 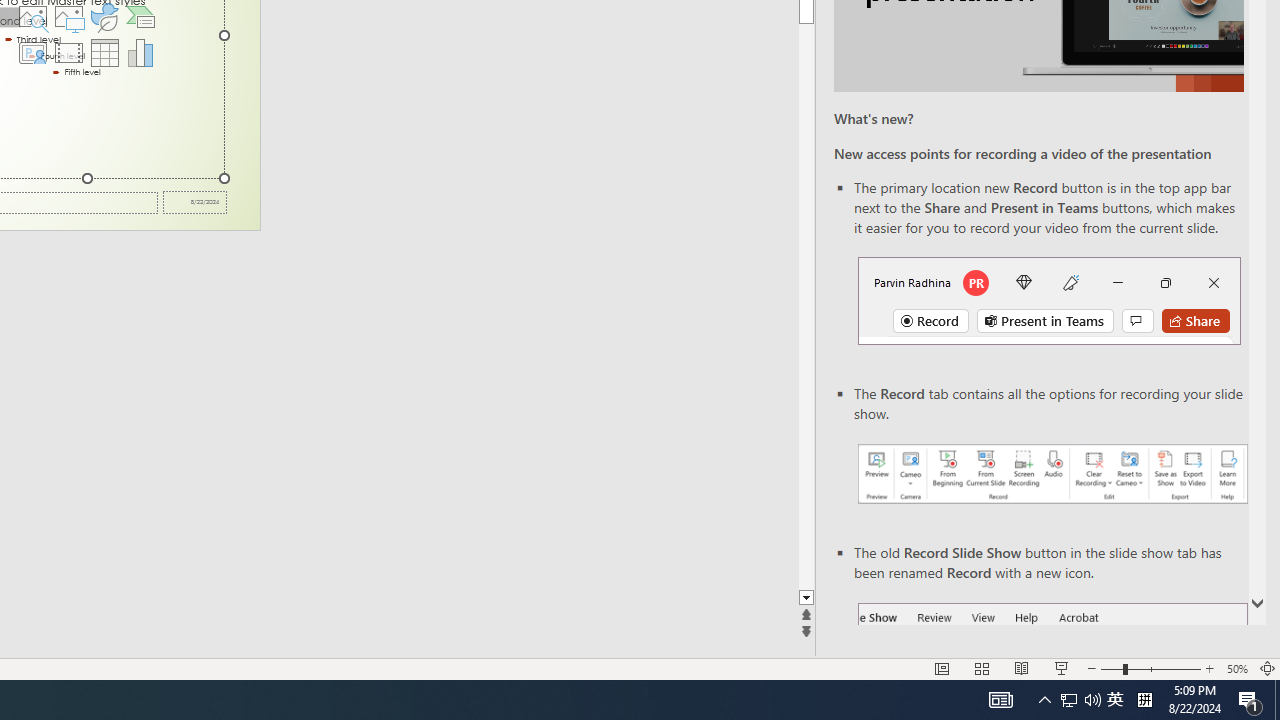 What do you see at coordinates (1048, 300) in the screenshot?
I see `'Record button in top bar'` at bounding box center [1048, 300].